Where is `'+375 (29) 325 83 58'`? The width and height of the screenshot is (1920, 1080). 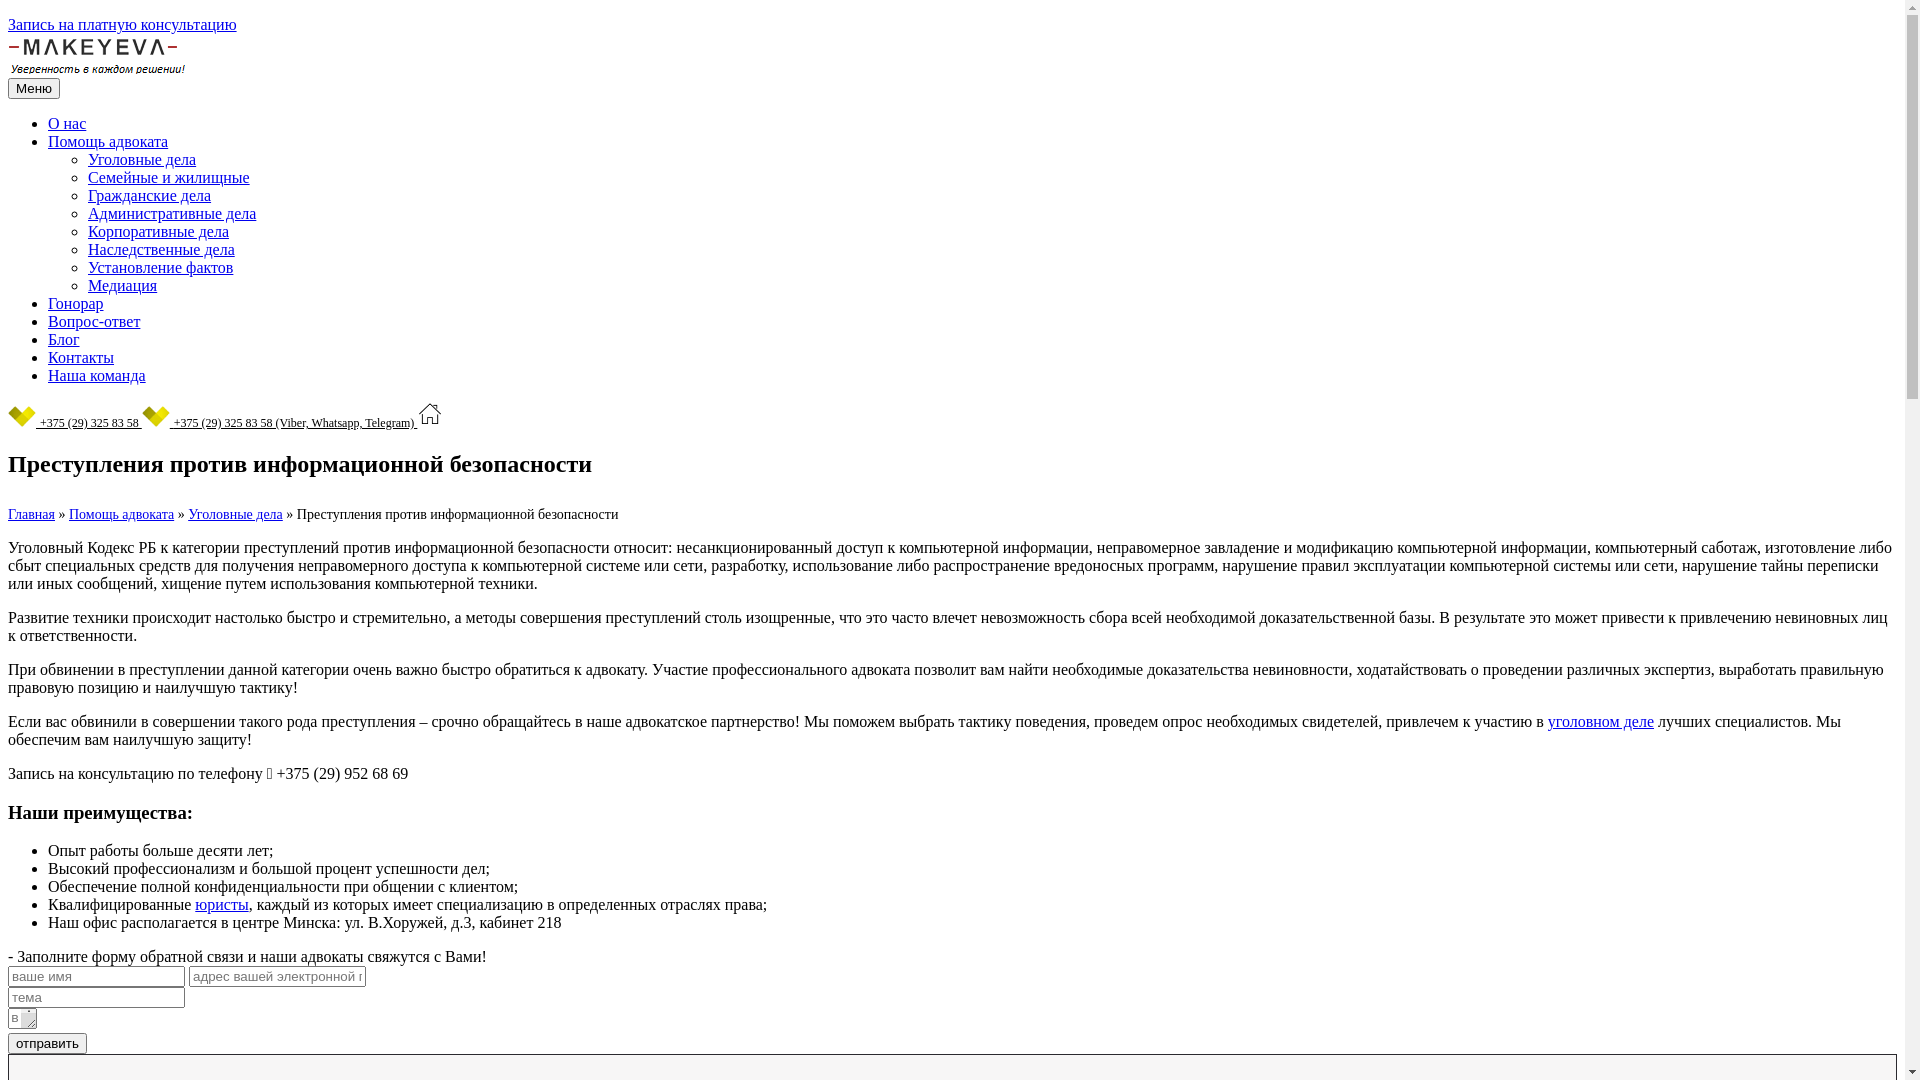
'+375 (29) 325 83 58' is located at coordinates (8, 420).